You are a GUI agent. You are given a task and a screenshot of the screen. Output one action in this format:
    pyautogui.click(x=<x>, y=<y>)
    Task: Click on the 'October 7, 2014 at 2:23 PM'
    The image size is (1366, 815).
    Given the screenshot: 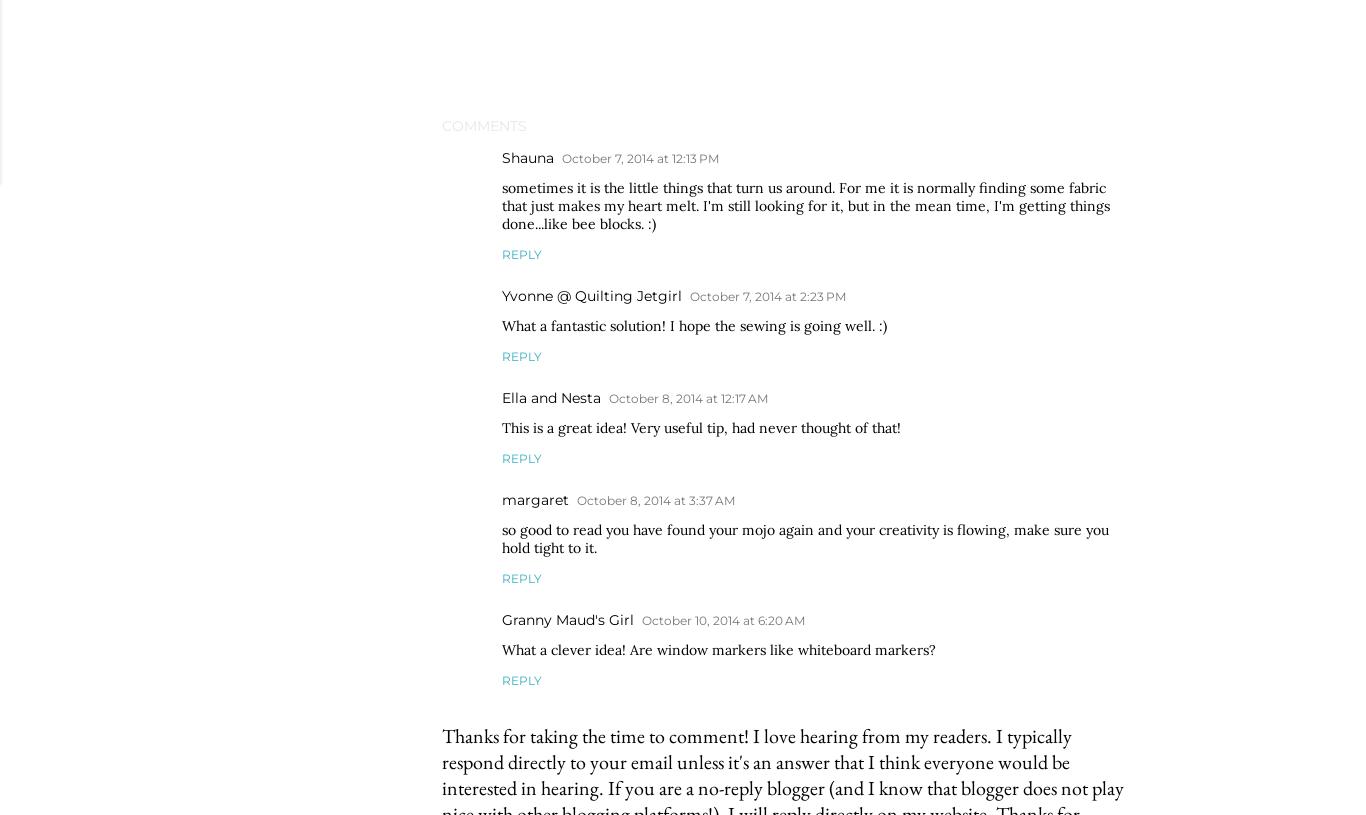 What is the action you would take?
    pyautogui.click(x=767, y=295)
    